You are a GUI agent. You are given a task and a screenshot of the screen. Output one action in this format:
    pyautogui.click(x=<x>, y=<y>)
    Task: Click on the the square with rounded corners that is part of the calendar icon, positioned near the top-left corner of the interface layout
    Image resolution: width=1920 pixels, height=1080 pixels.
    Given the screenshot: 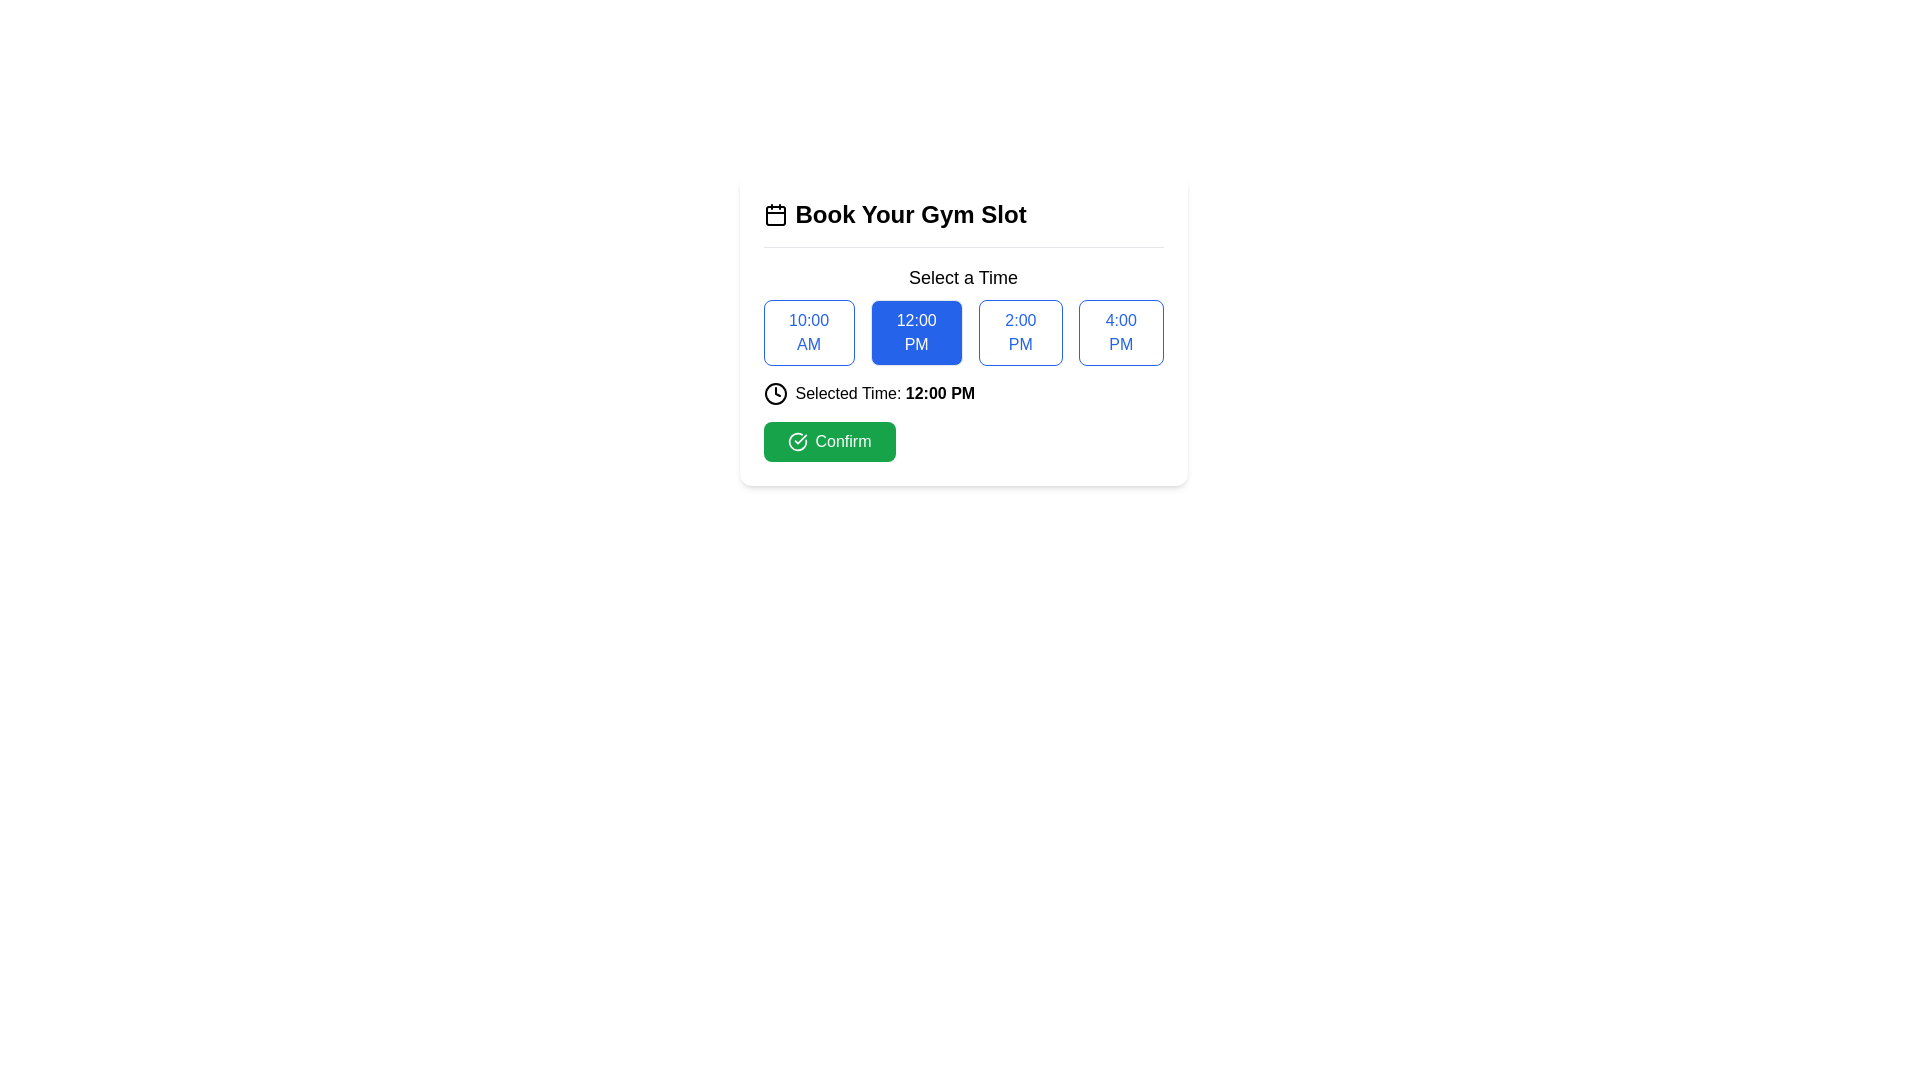 What is the action you would take?
    pyautogui.click(x=774, y=216)
    